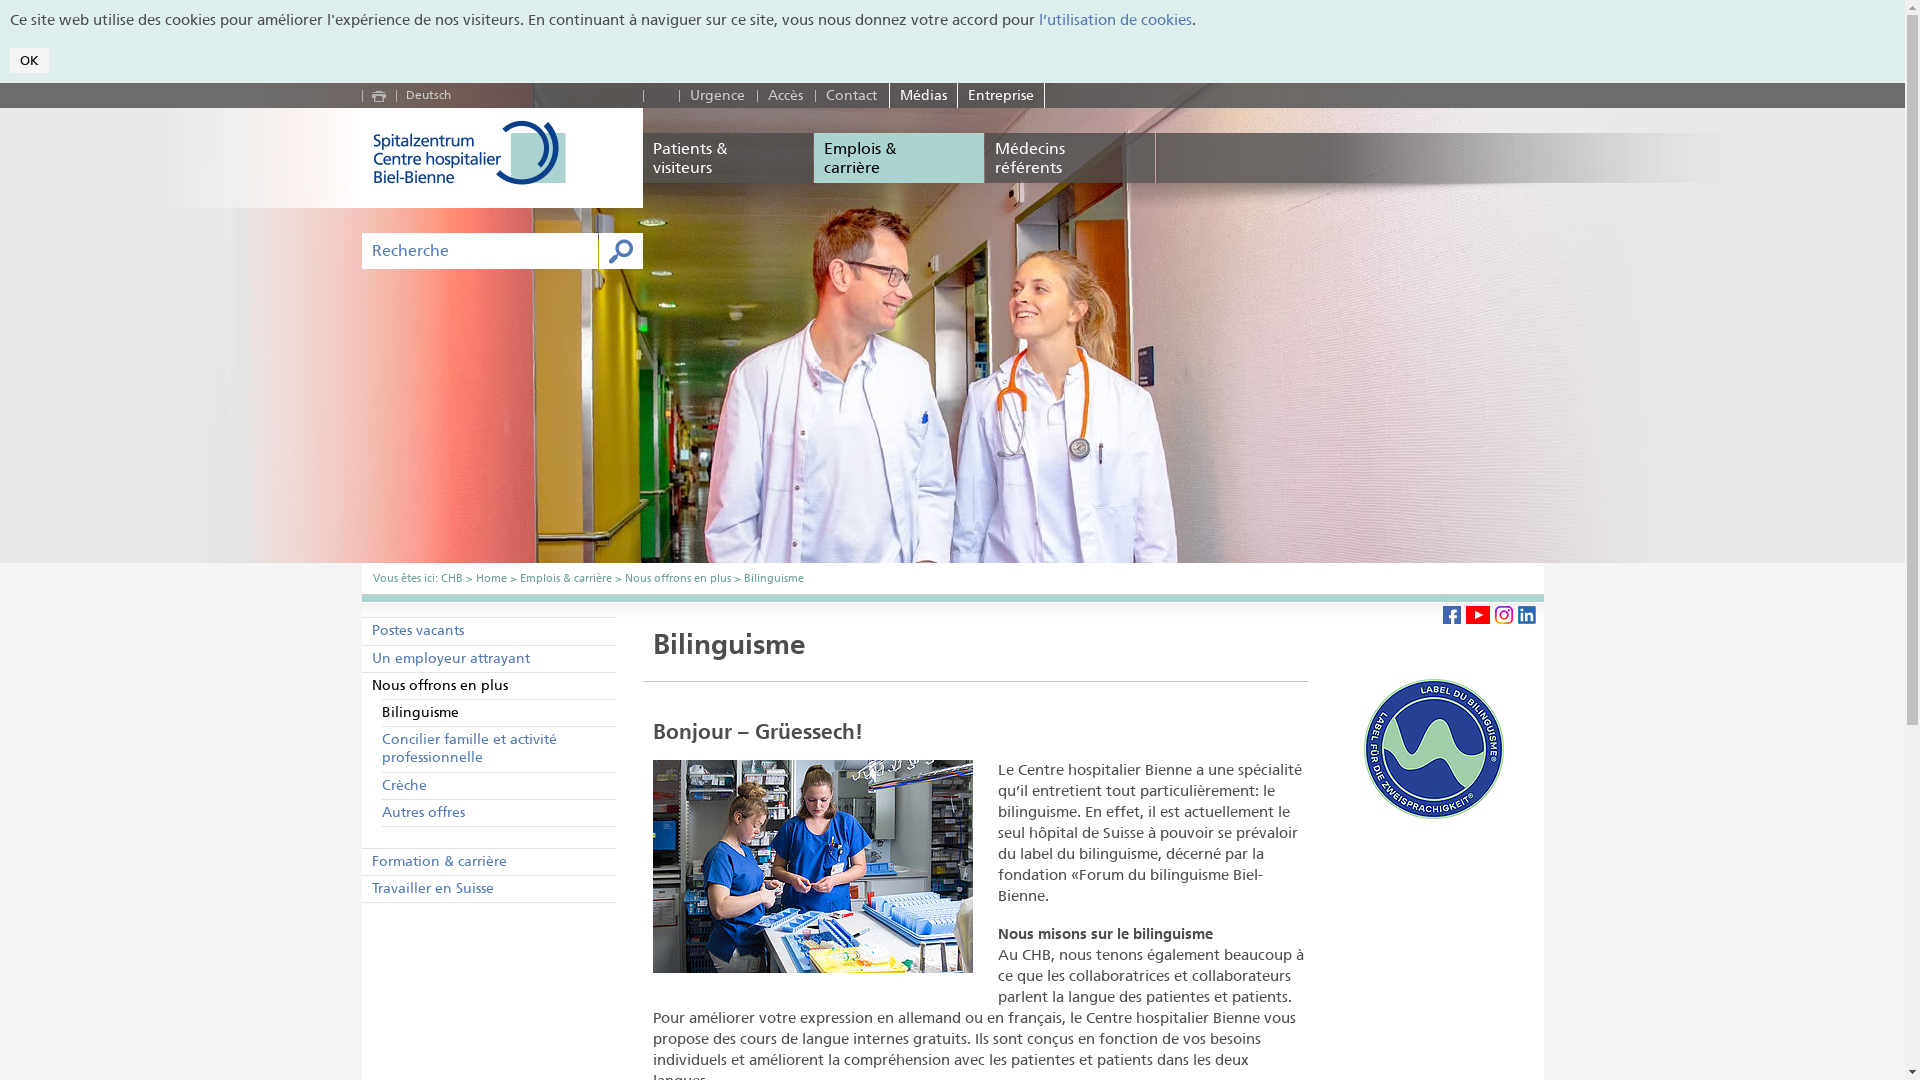  I want to click on 'Entreprise', so click(957, 95).